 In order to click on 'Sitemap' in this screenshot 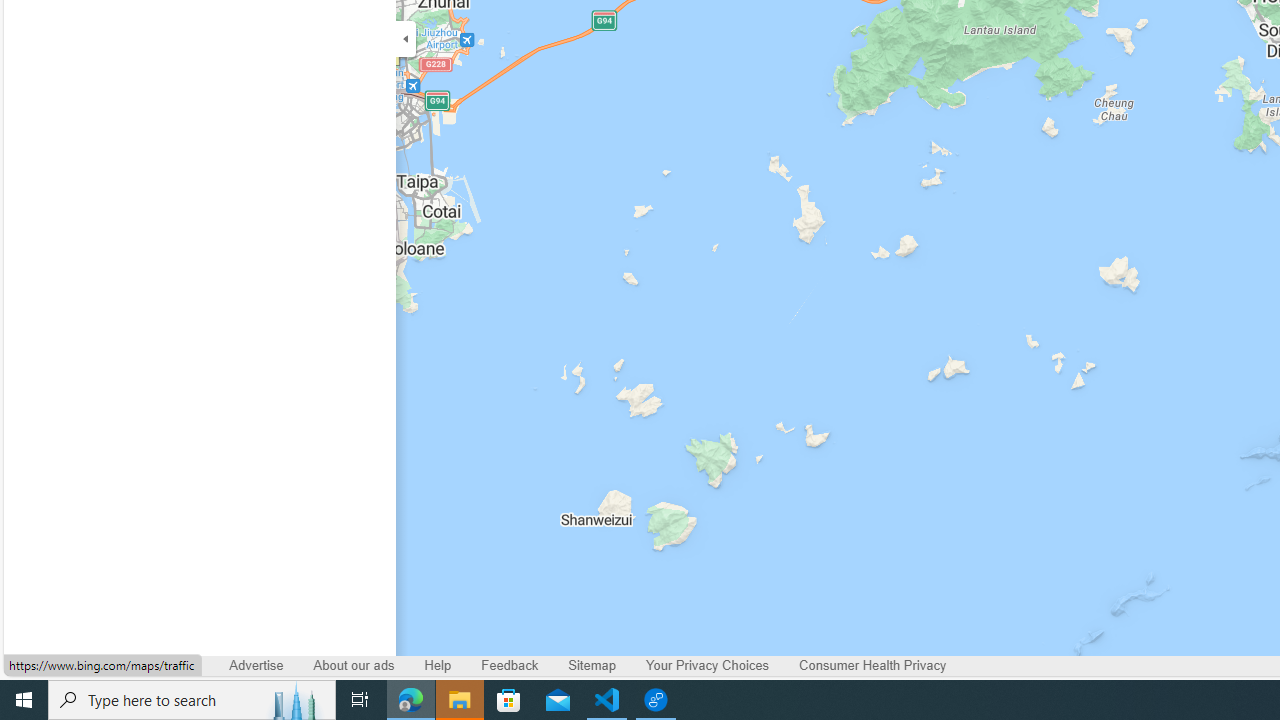, I will do `click(591, 666)`.